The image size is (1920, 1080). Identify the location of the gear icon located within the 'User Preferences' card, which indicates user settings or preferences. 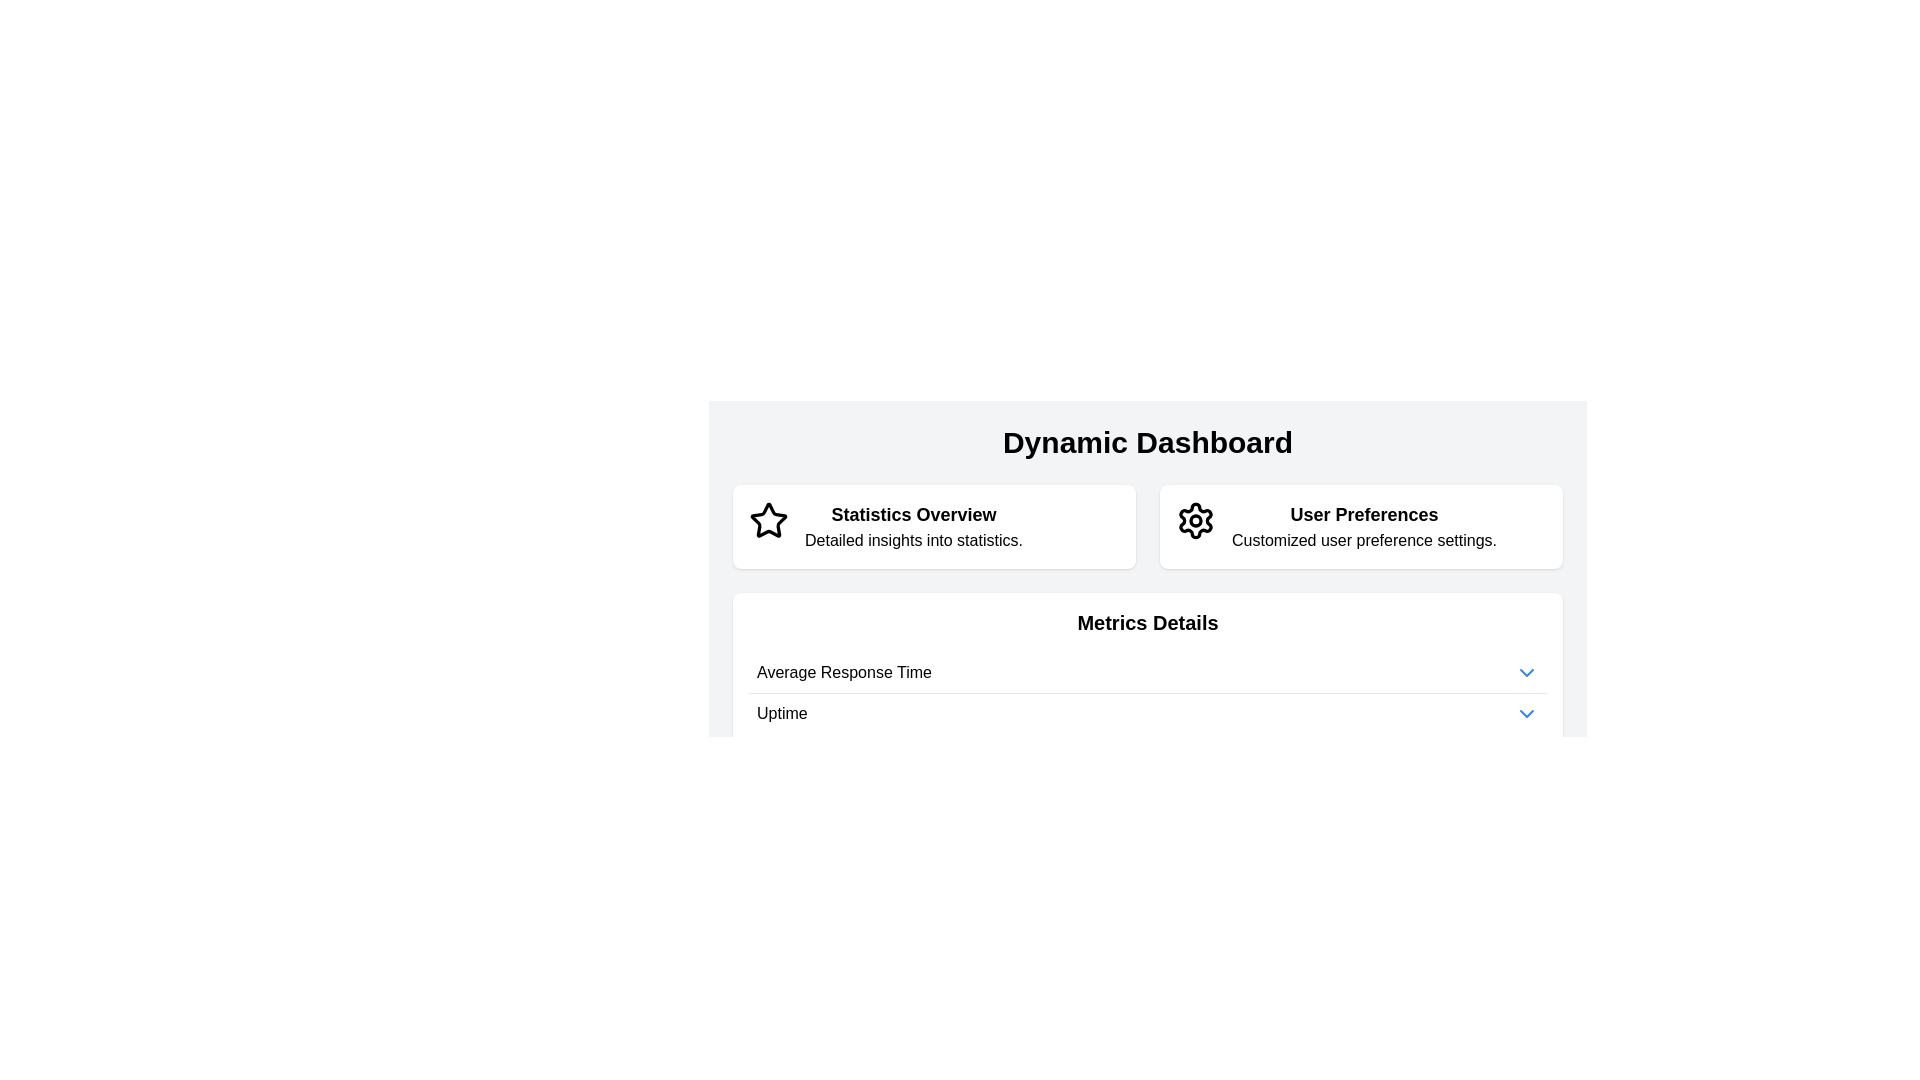
(1195, 526).